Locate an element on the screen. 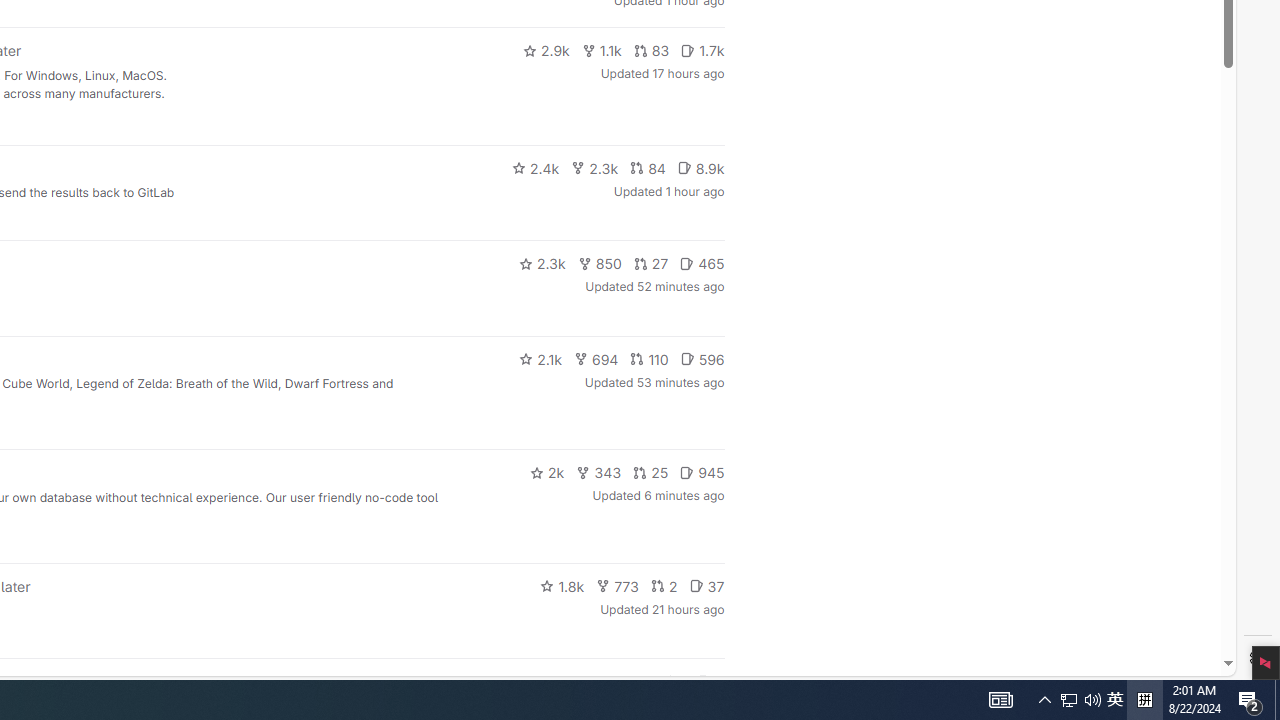  '2.4k' is located at coordinates (535, 167).